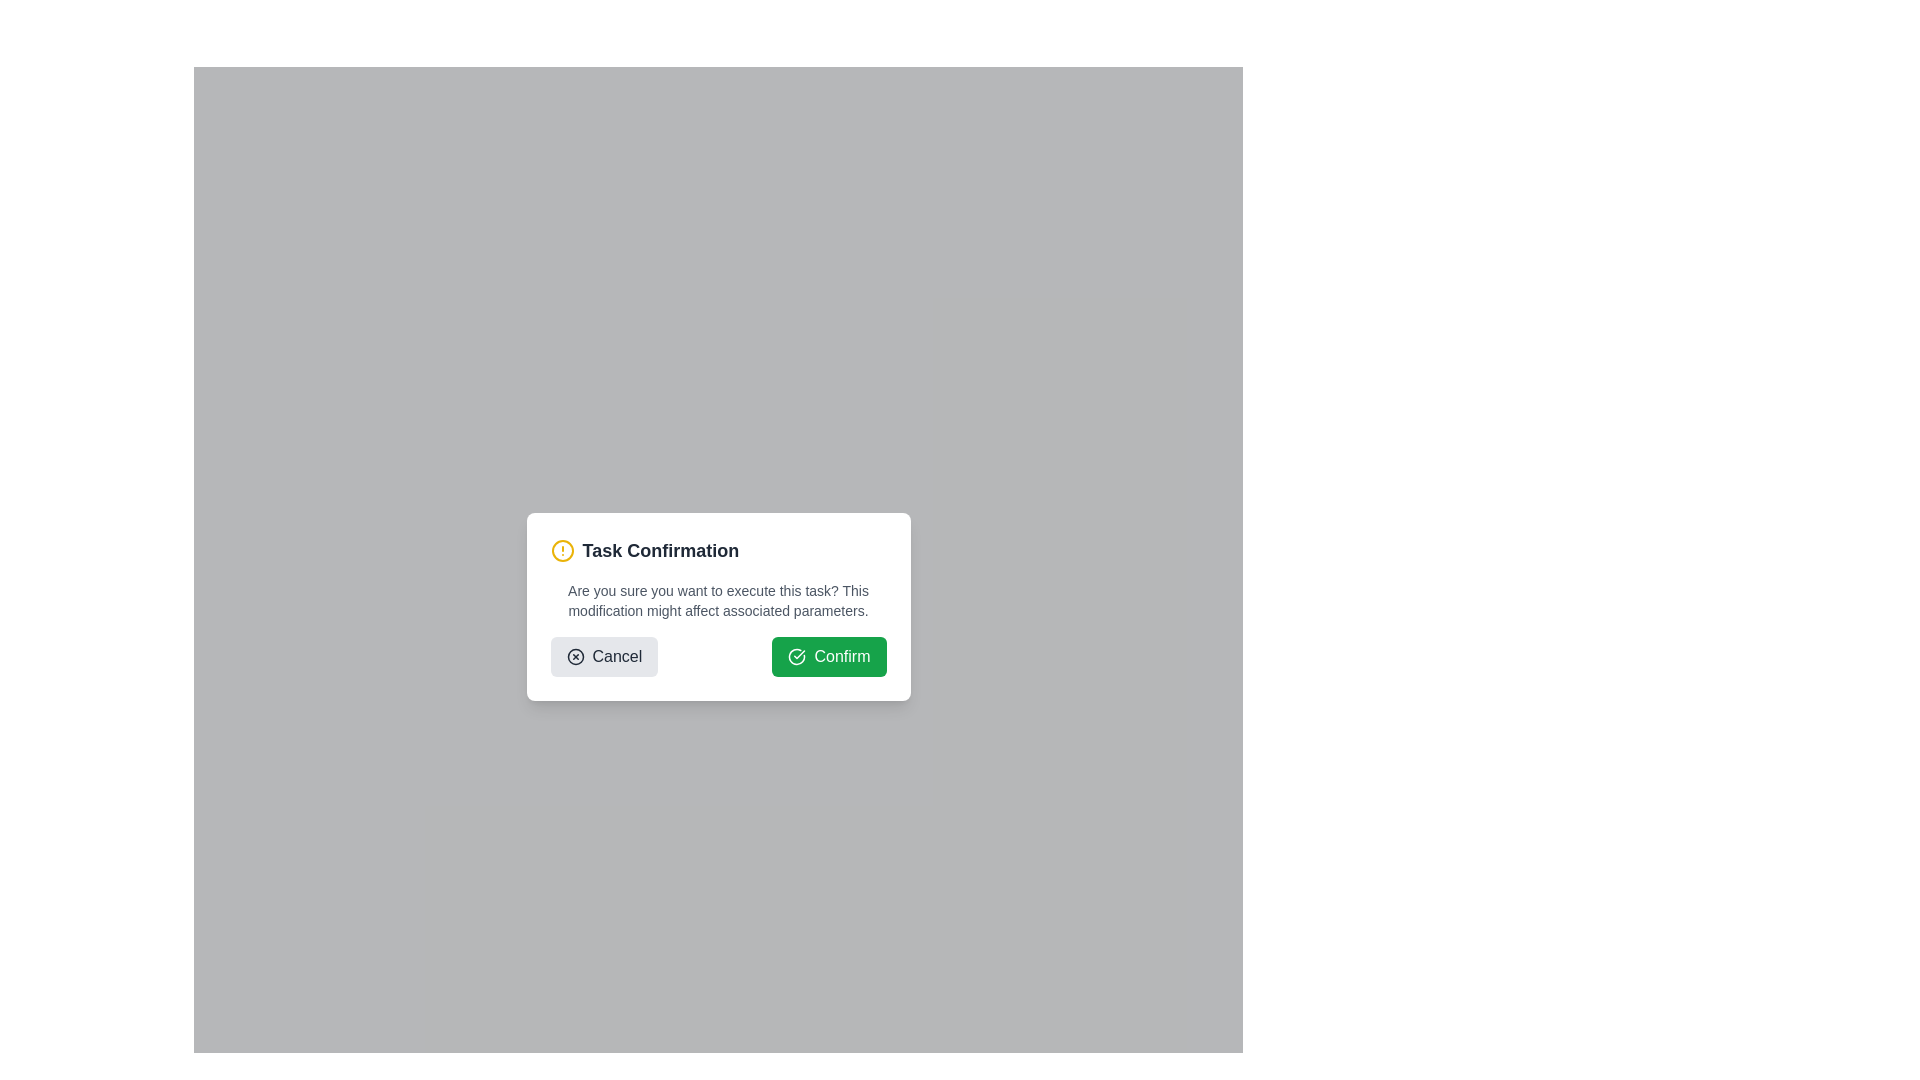 This screenshot has height=1080, width=1920. What do you see at coordinates (561, 551) in the screenshot?
I see `the alert icon located to the left of the 'Task Confirmation' heading in the modal dialog by focusing on its content` at bounding box center [561, 551].